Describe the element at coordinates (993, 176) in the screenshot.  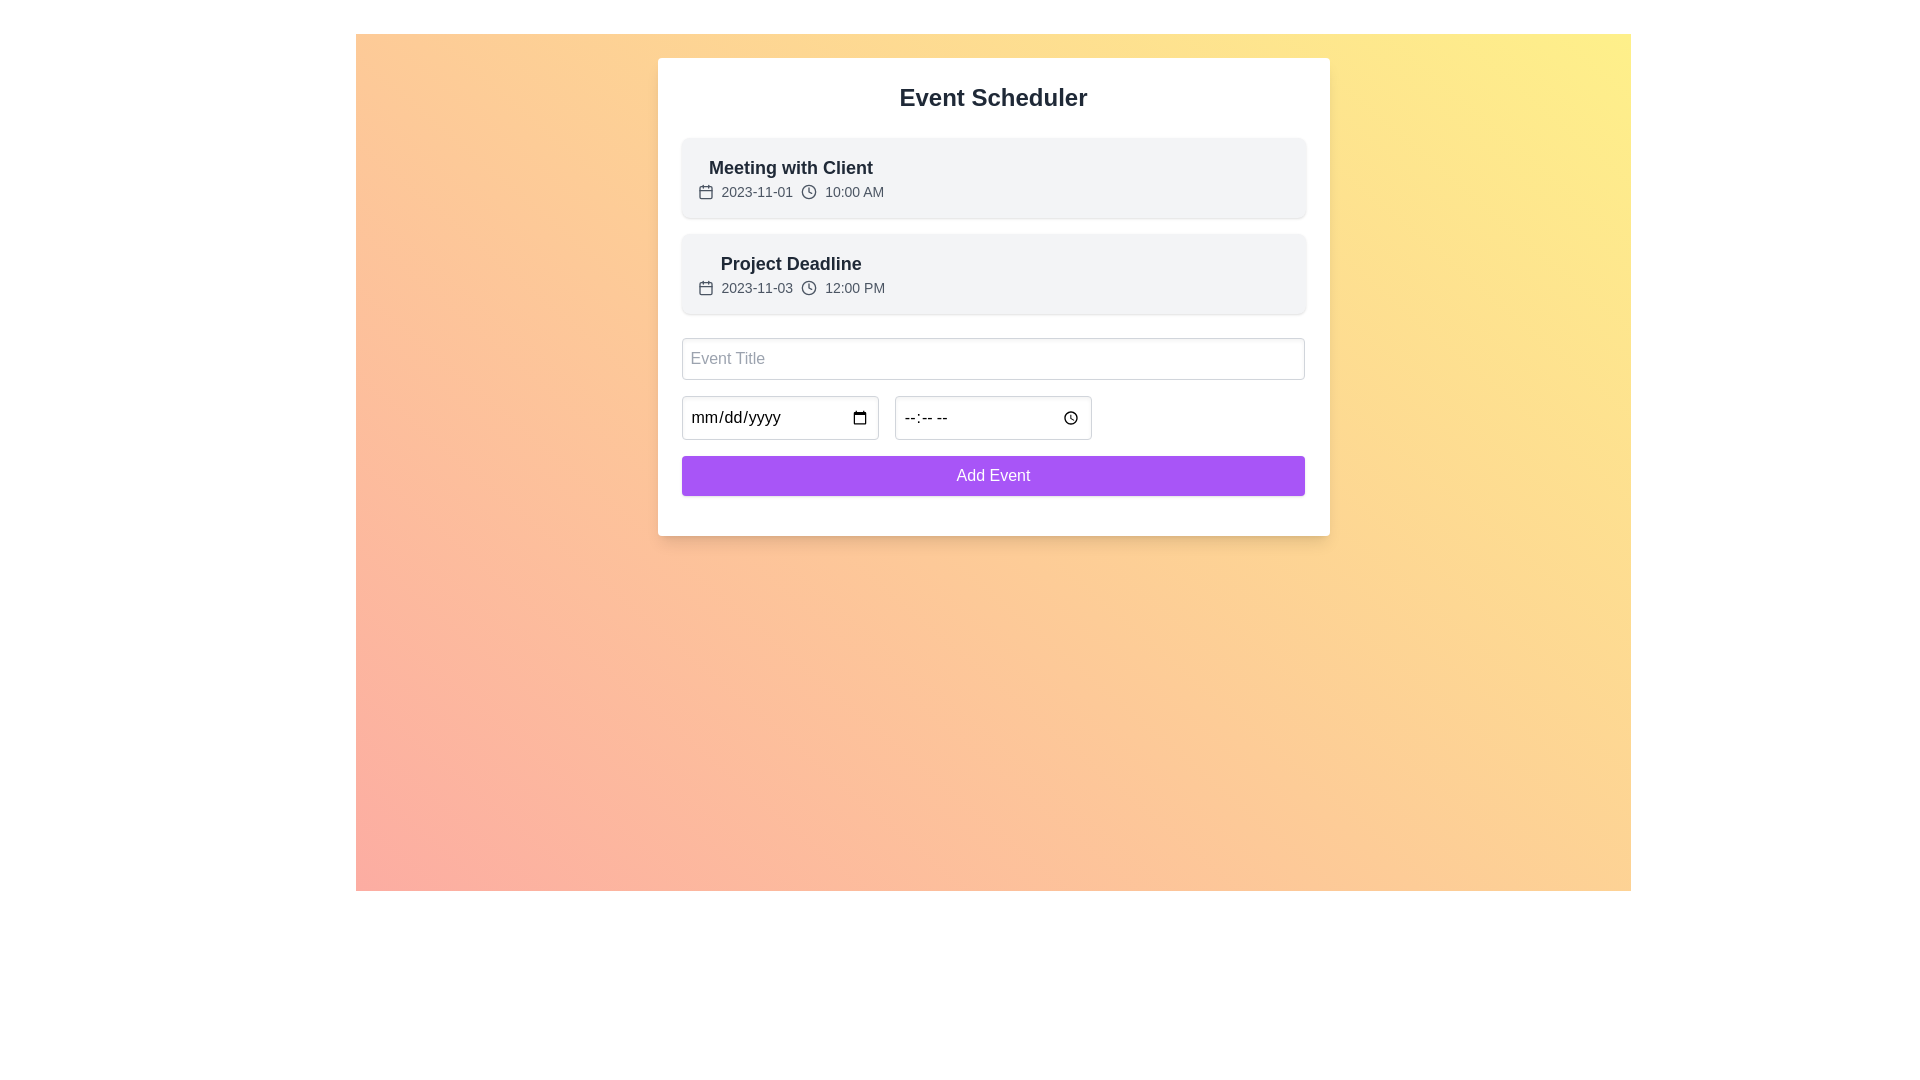
I see `the first Event card in the scheduler interface, which provides information about the event's title, date, and time` at that location.